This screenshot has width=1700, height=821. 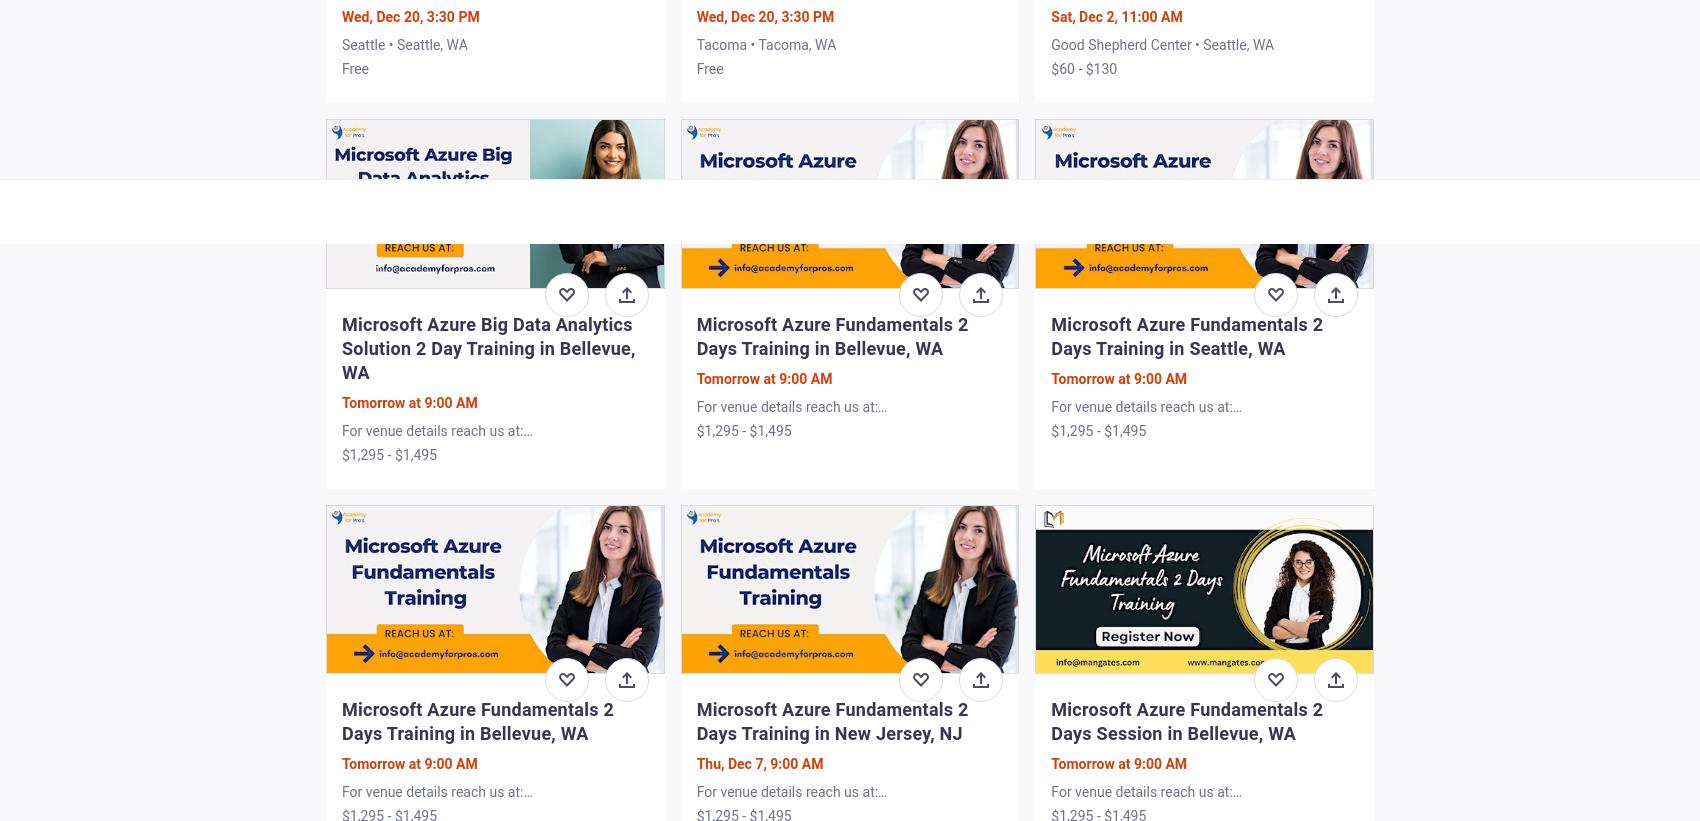 What do you see at coordinates (1185, 335) in the screenshot?
I see `'Microsoft Azure Fundamentals 2 Days Training in Seattle, WA'` at bounding box center [1185, 335].